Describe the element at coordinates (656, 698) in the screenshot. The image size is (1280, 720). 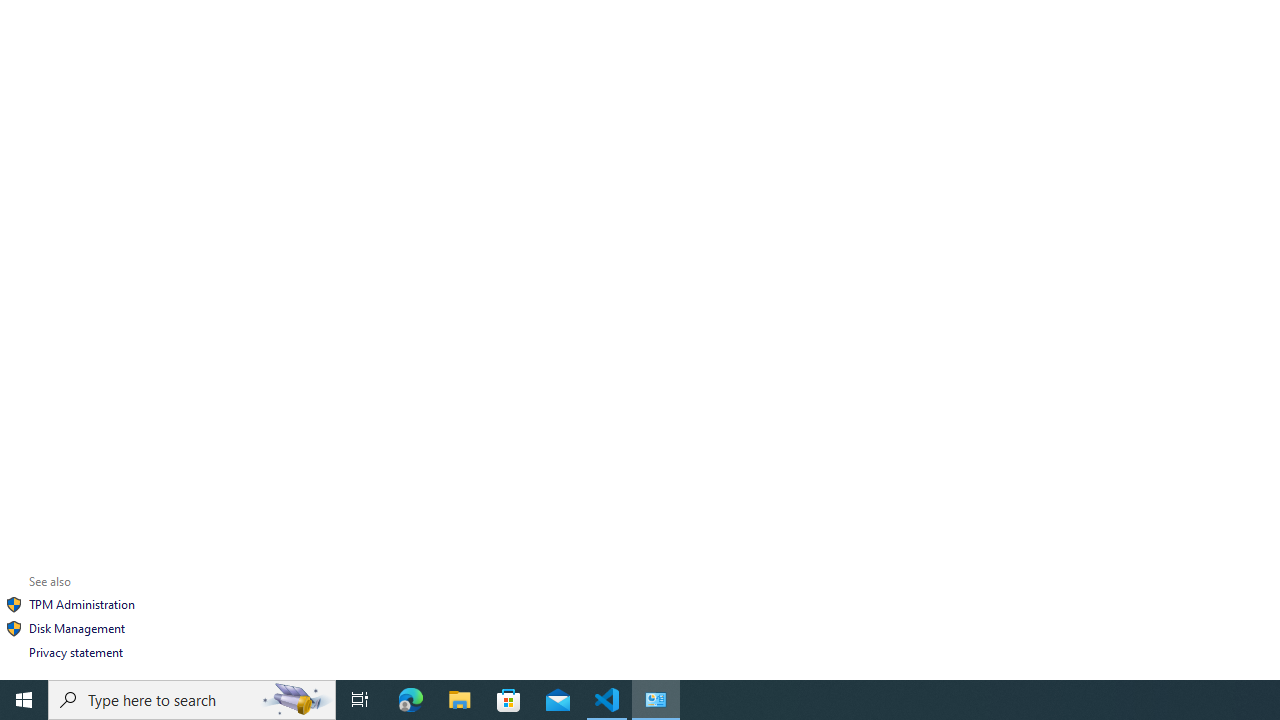
I see `'Control Panel - 1 running window'` at that location.